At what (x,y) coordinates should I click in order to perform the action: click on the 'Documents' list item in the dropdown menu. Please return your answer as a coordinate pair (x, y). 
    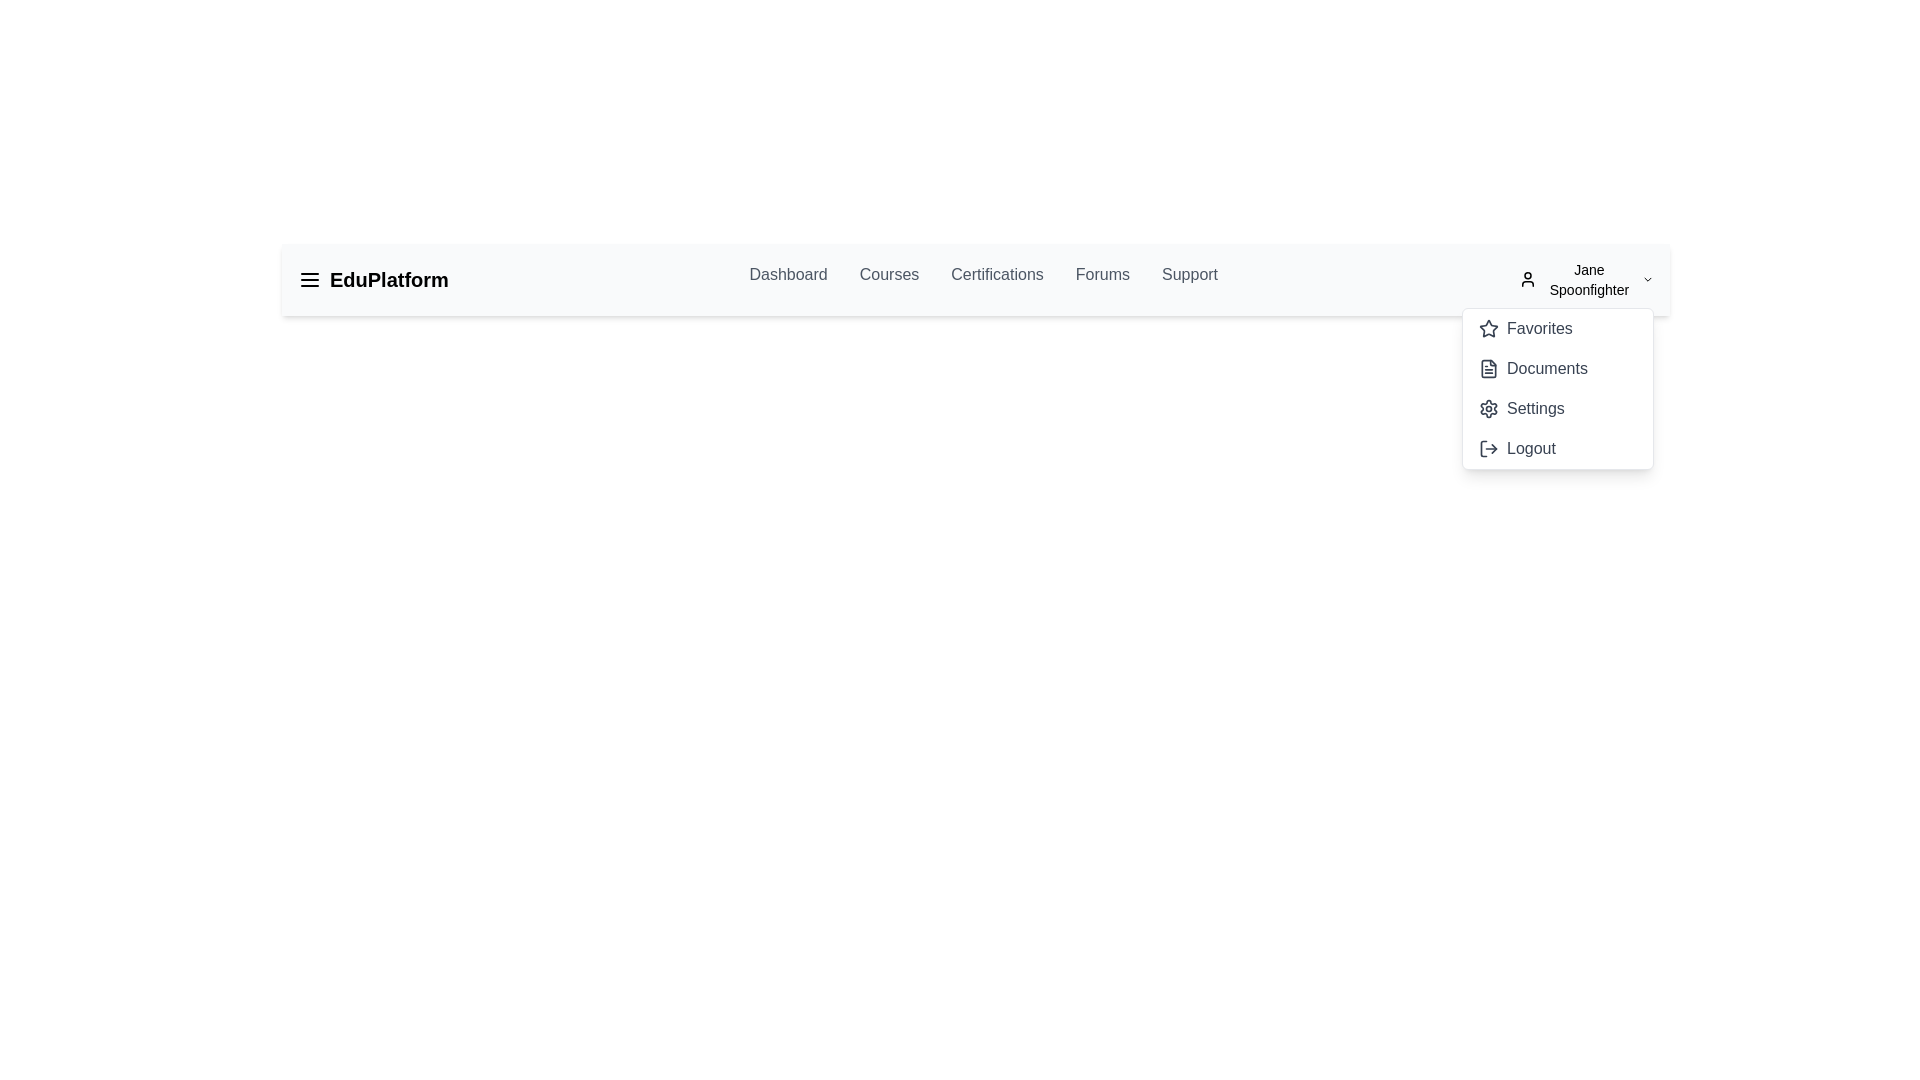
    Looking at the image, I should click on (1532, 369).